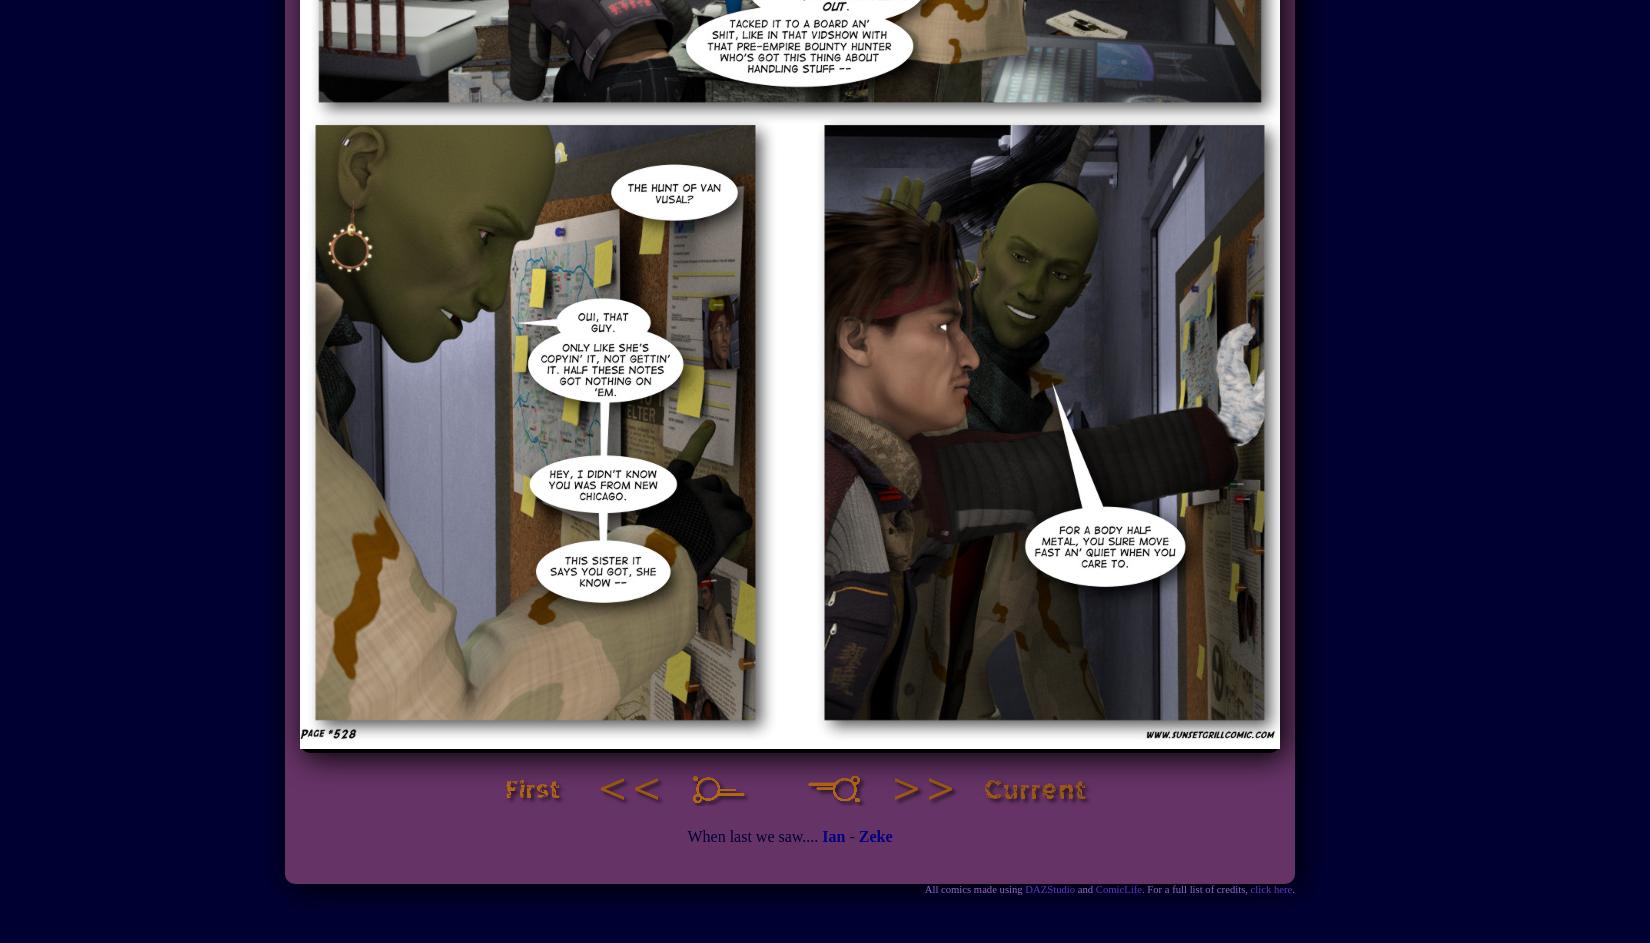 The height and width of the screenshot is (943, 1650). What do you see at coordinates (1085, 889) in the screenshot?
I see `'and'` at bounding box center [1085, 889].